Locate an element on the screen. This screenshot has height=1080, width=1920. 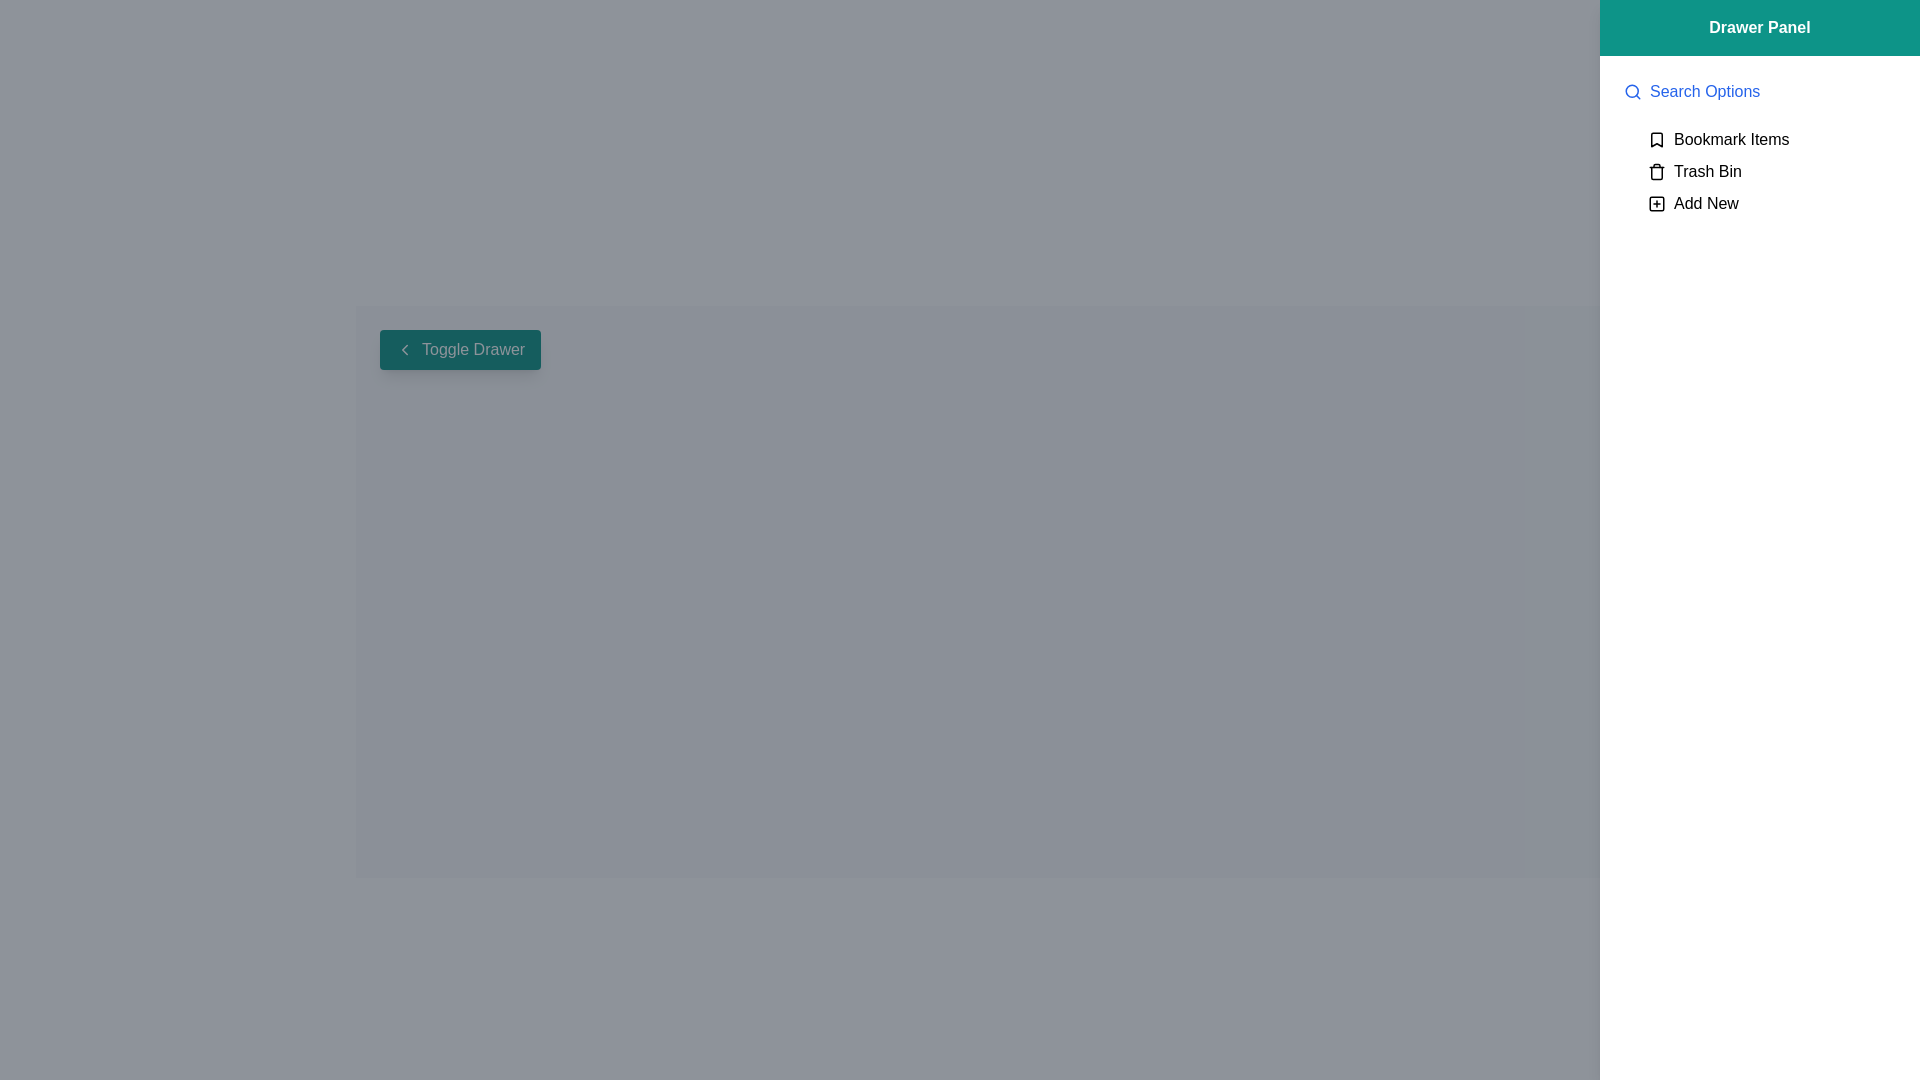
the 'Trash Bin' text label, which is styled in black font and positioned in the vertical list on the right sidebar, located between 'Bookmark Items' and 'Add New' is located at coordinates (1707, 171).